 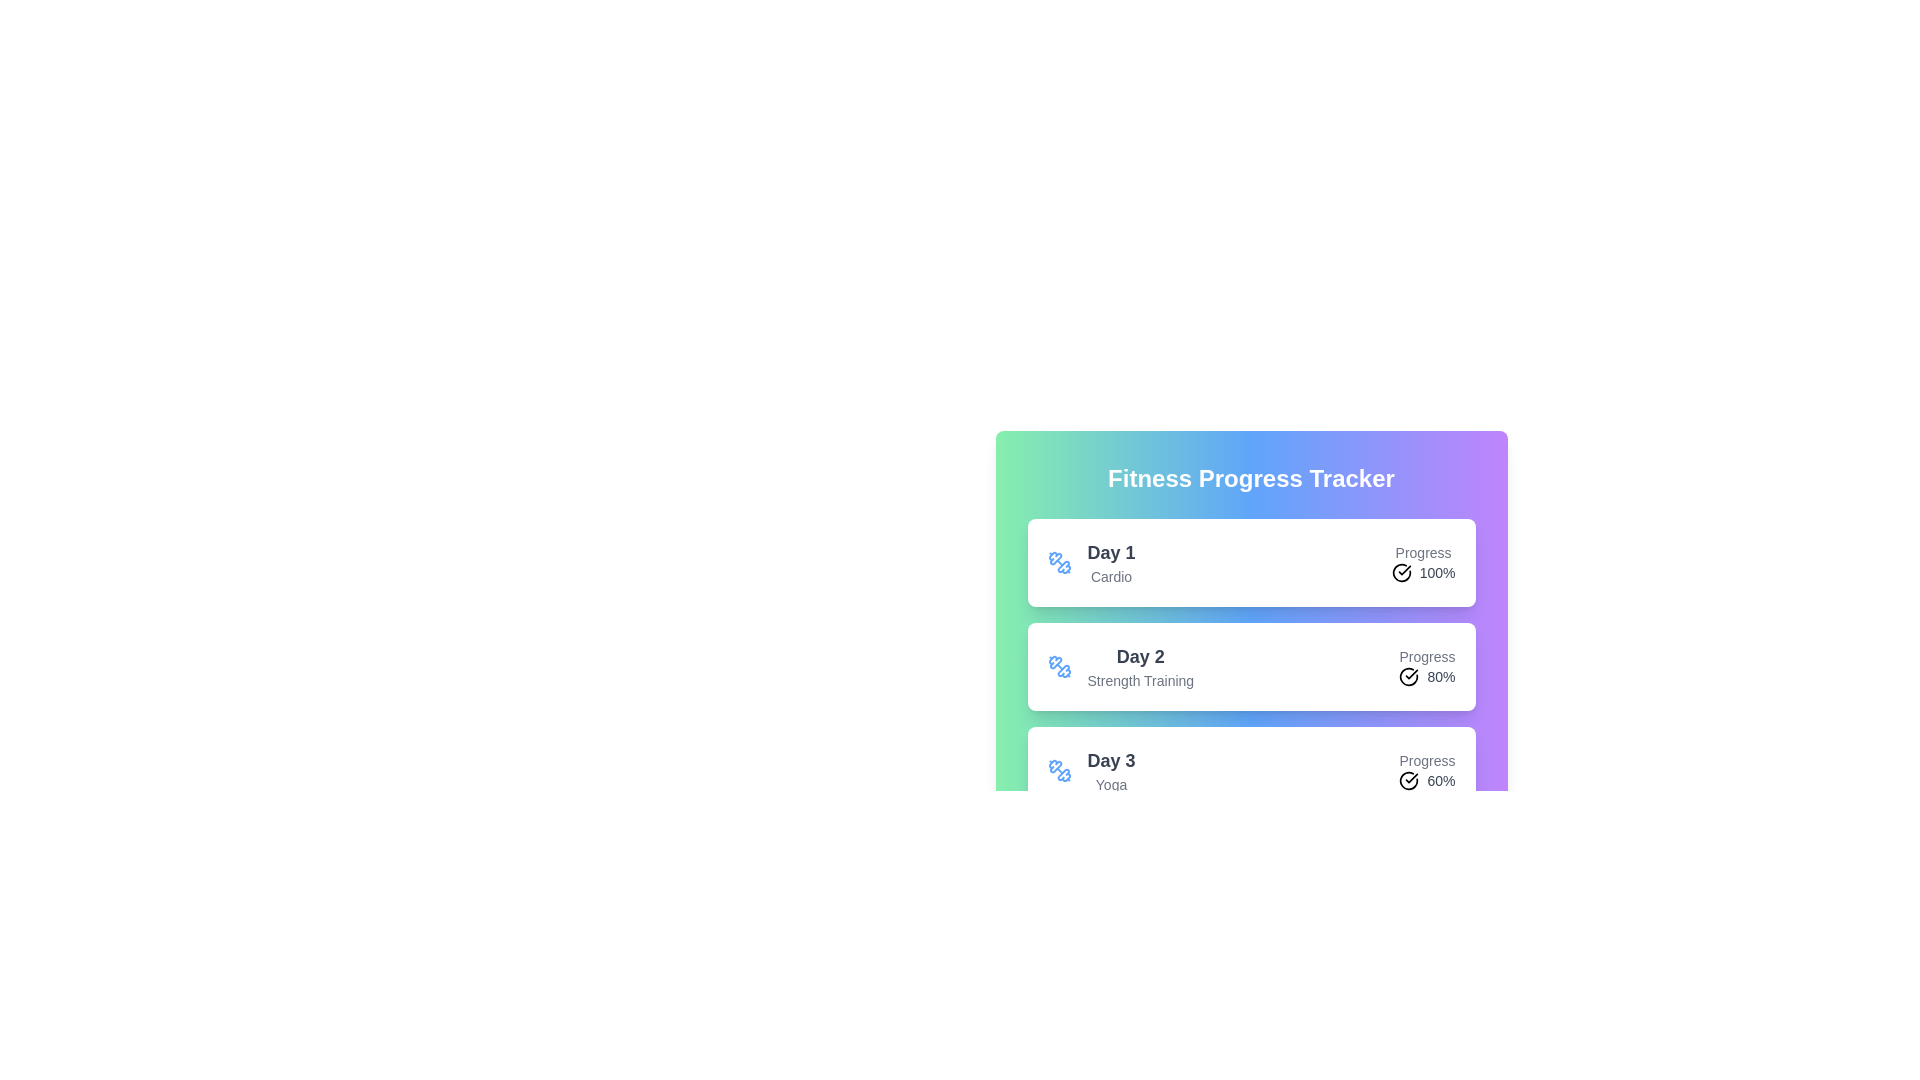 I want to click on the activity icon for Cardio, so click(x=1058, y=563).